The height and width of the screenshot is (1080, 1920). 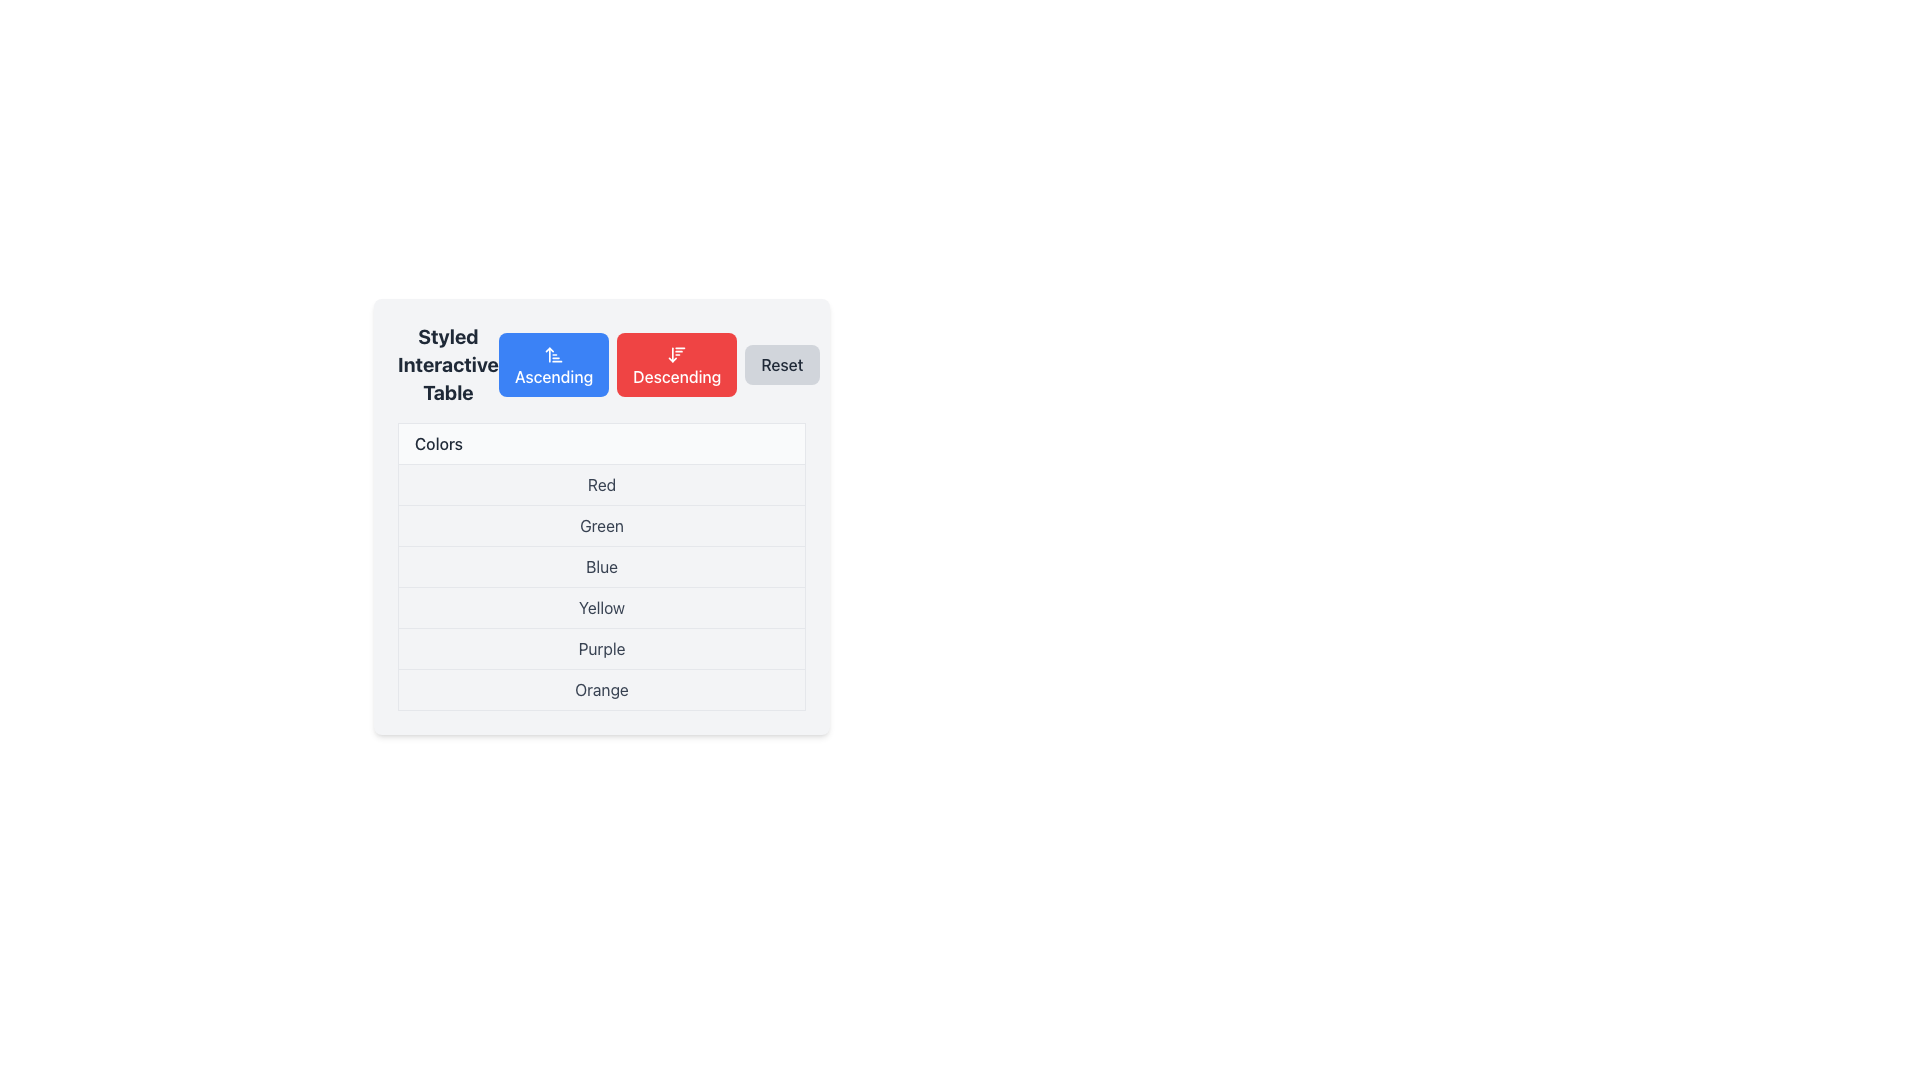 What do you see at coordinates (781, 365) in the screenshot?
I see `the 'Reset' button, which has a light gray background and dark gray text, to observe its style changes as indicated by its hover state` at bounding box center [781, 365].